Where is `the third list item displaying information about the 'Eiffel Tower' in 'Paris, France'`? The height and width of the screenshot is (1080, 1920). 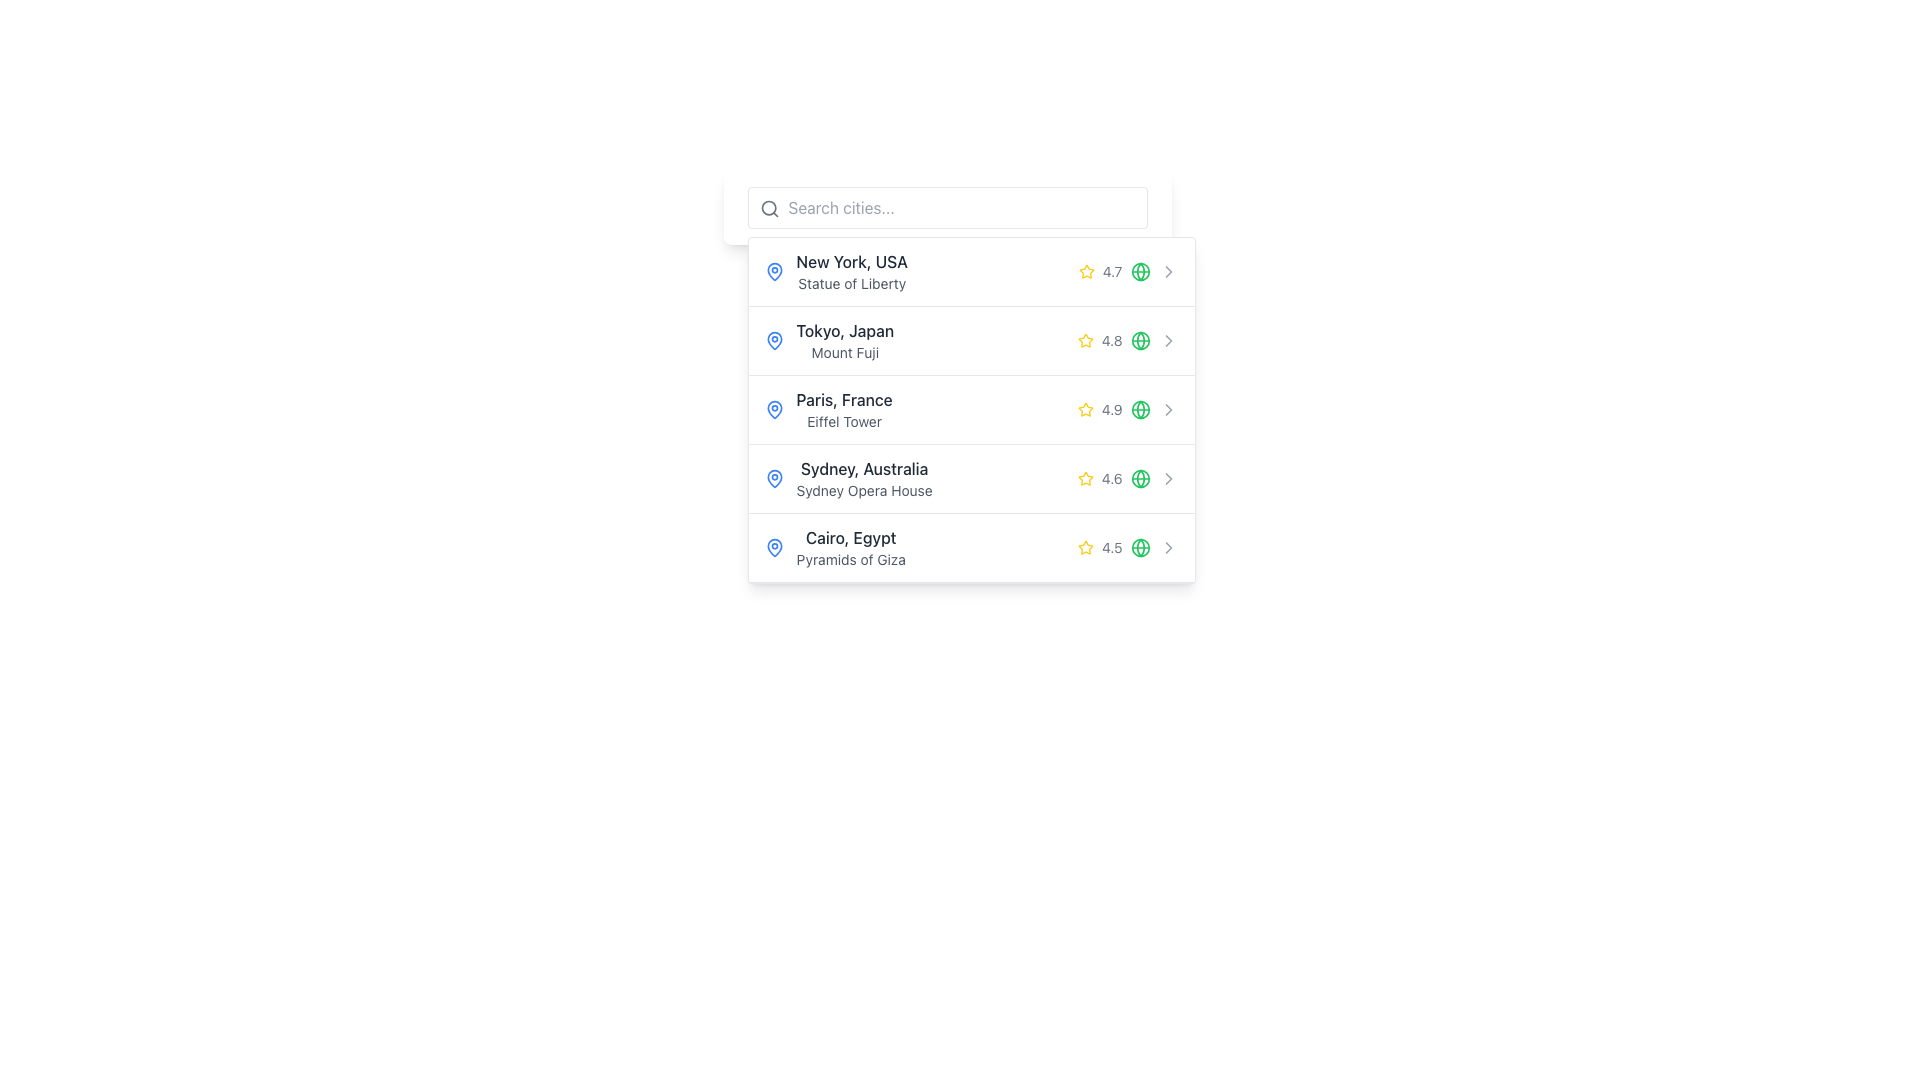 the third list item displaying information about the 'Eiffel Tower' in 'Paris, France' is located at coordinates (971, 409).